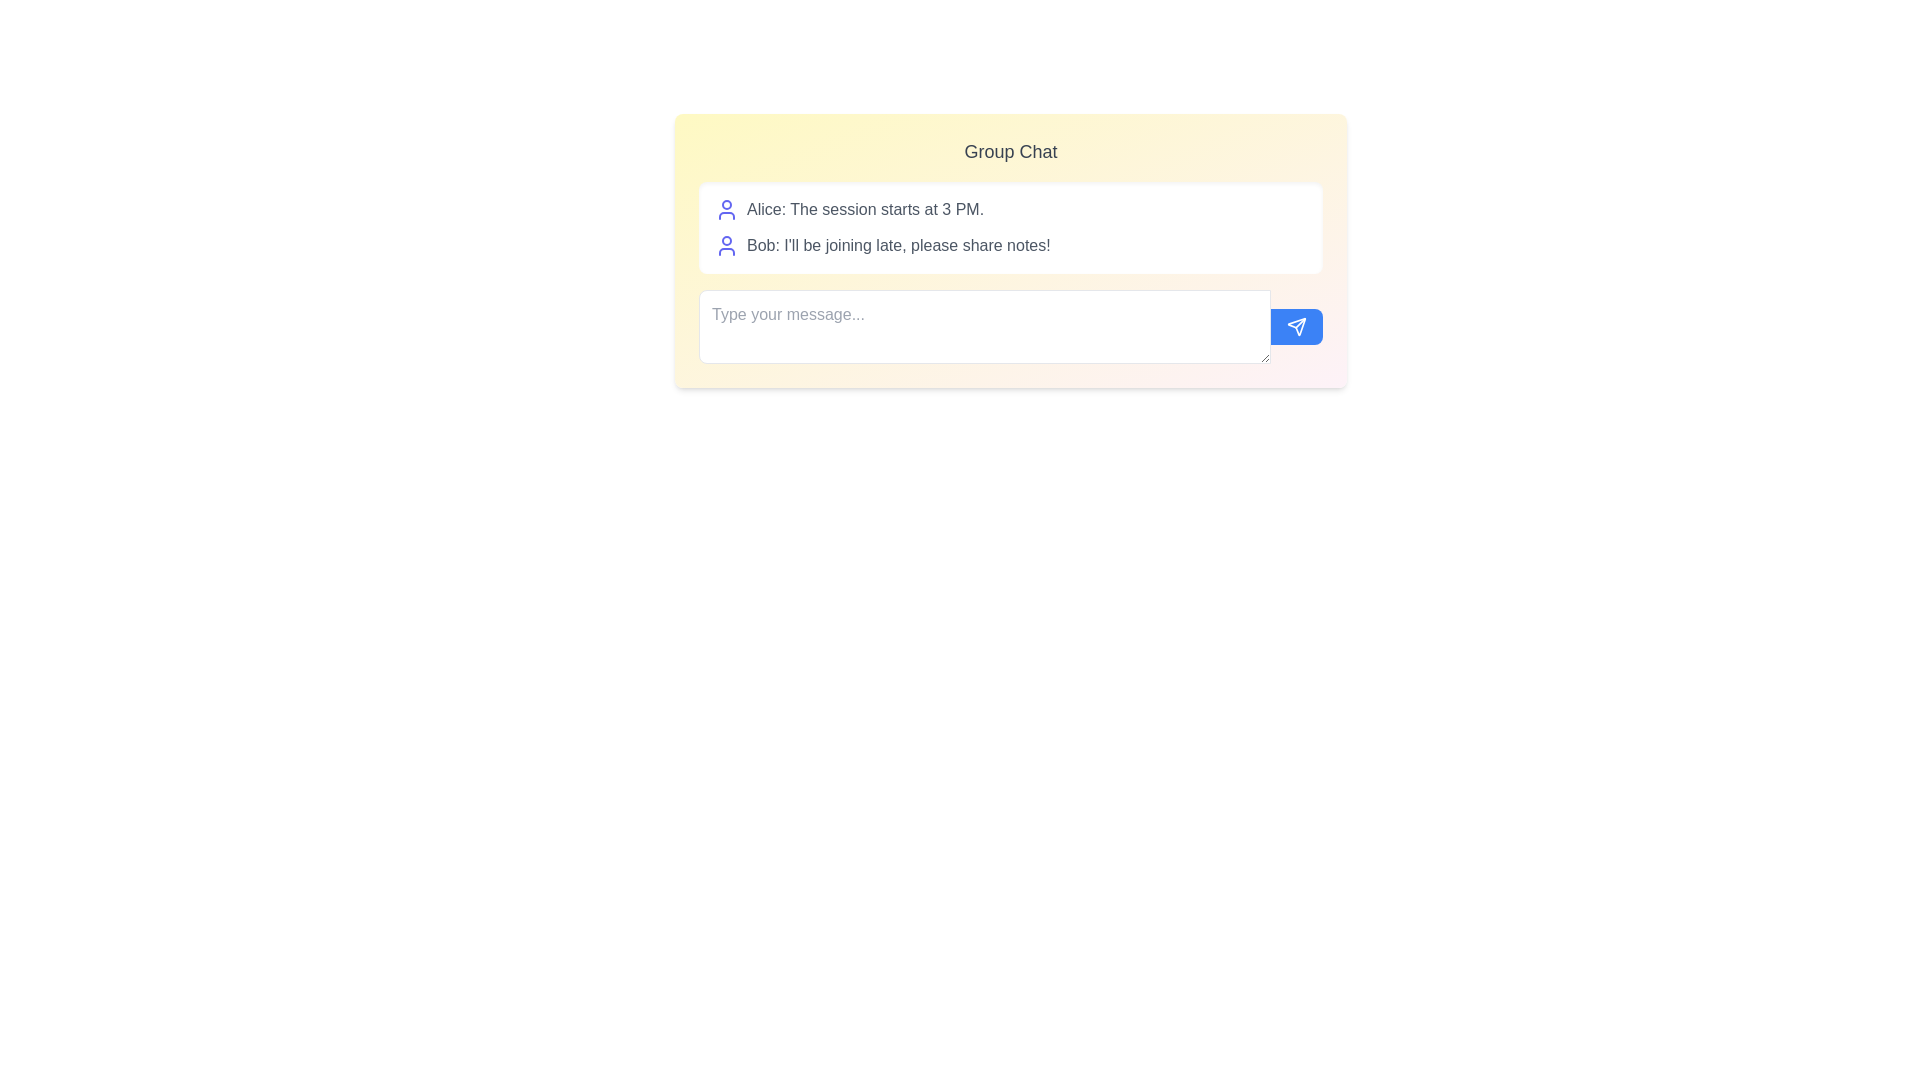 This screenshot has width=1920, height=1080. What do you see at coordinates (725, 245) in the screenshot?
I see `the indigo circular avatar icon with a human silhouette` at bounding box center [725, 245].